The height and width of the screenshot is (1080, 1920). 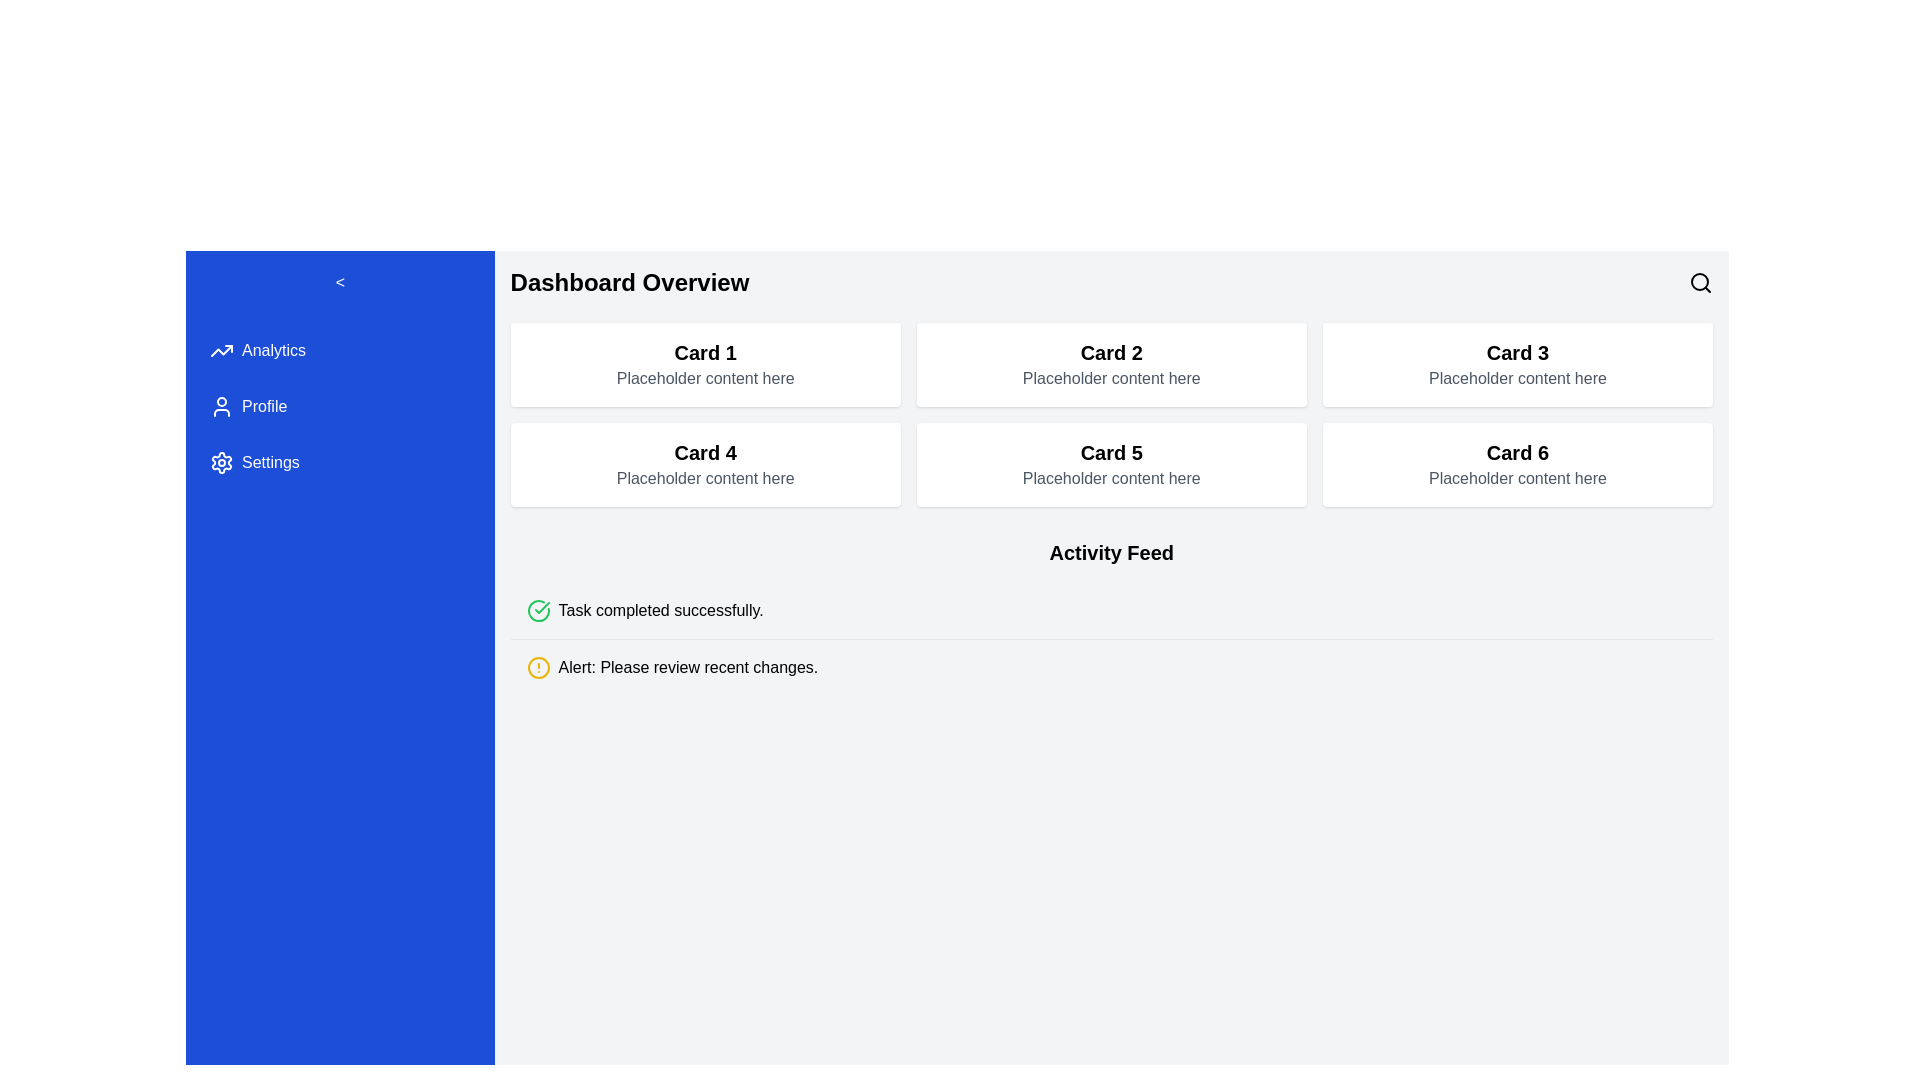 What do you see at coordinates (1517, 378) in the screenshot?
I see `the text label displaying 'Placeholder content here' within 'Card 3', located in the first row and third column of the card grid` at bounding box center [1517, 378].